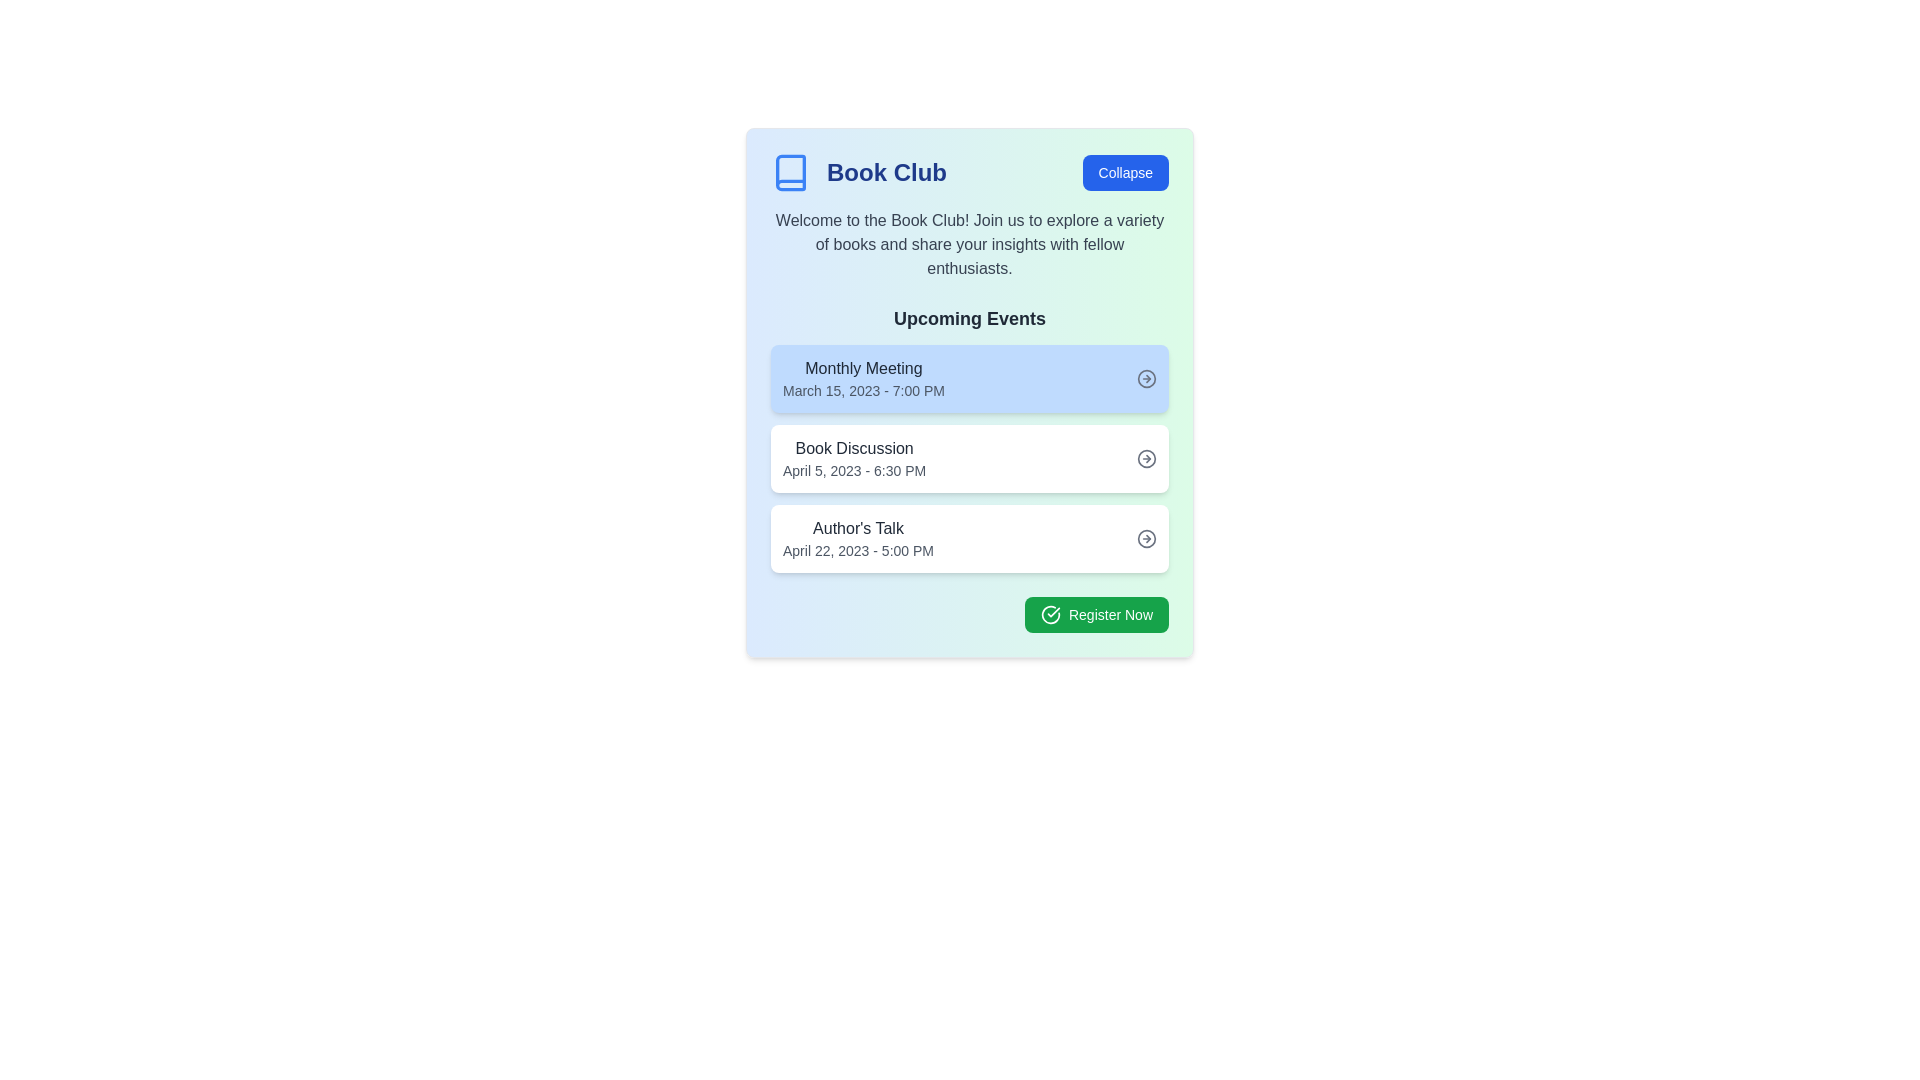  What do you see at coordinates (854, 459) in the screenshot?
I see `the 'Book Discussion' text label, which is styled in bold and contains the date and time 'April 5, 2023 - 6:30 PM', positioned as the second element in a vertical list of event cards under 'Upcoming Events'` at bounding box center [854, 459].